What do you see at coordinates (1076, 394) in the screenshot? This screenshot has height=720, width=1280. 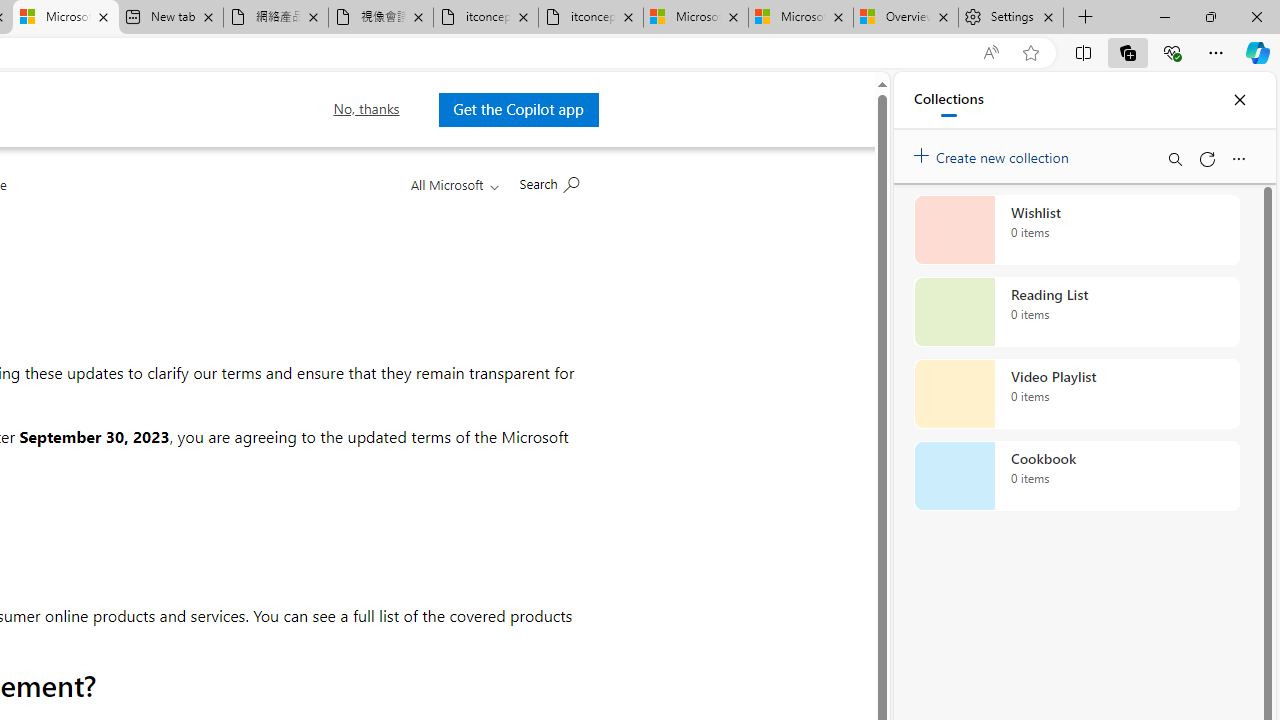 I see `'Video Playlist collection, 0 items'` at bounding box center [1076, 394].